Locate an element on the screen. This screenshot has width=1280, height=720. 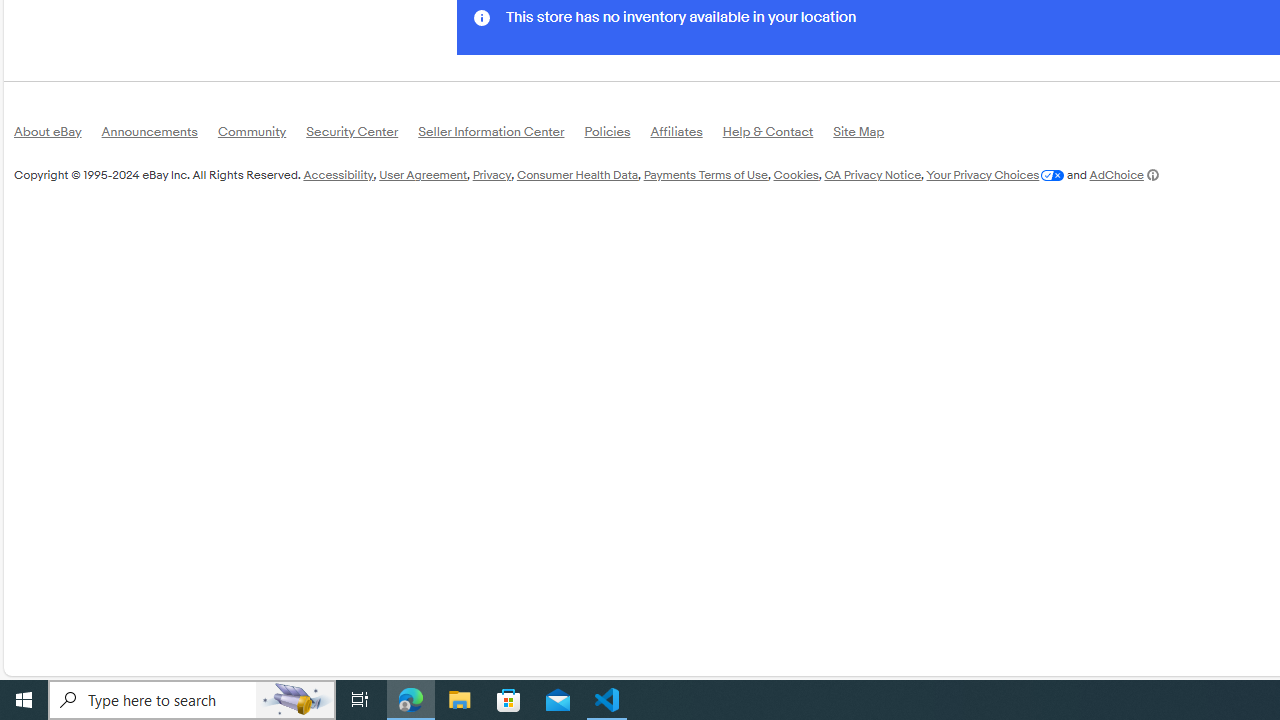
'About eBay' is located at coordinates (58, 135).